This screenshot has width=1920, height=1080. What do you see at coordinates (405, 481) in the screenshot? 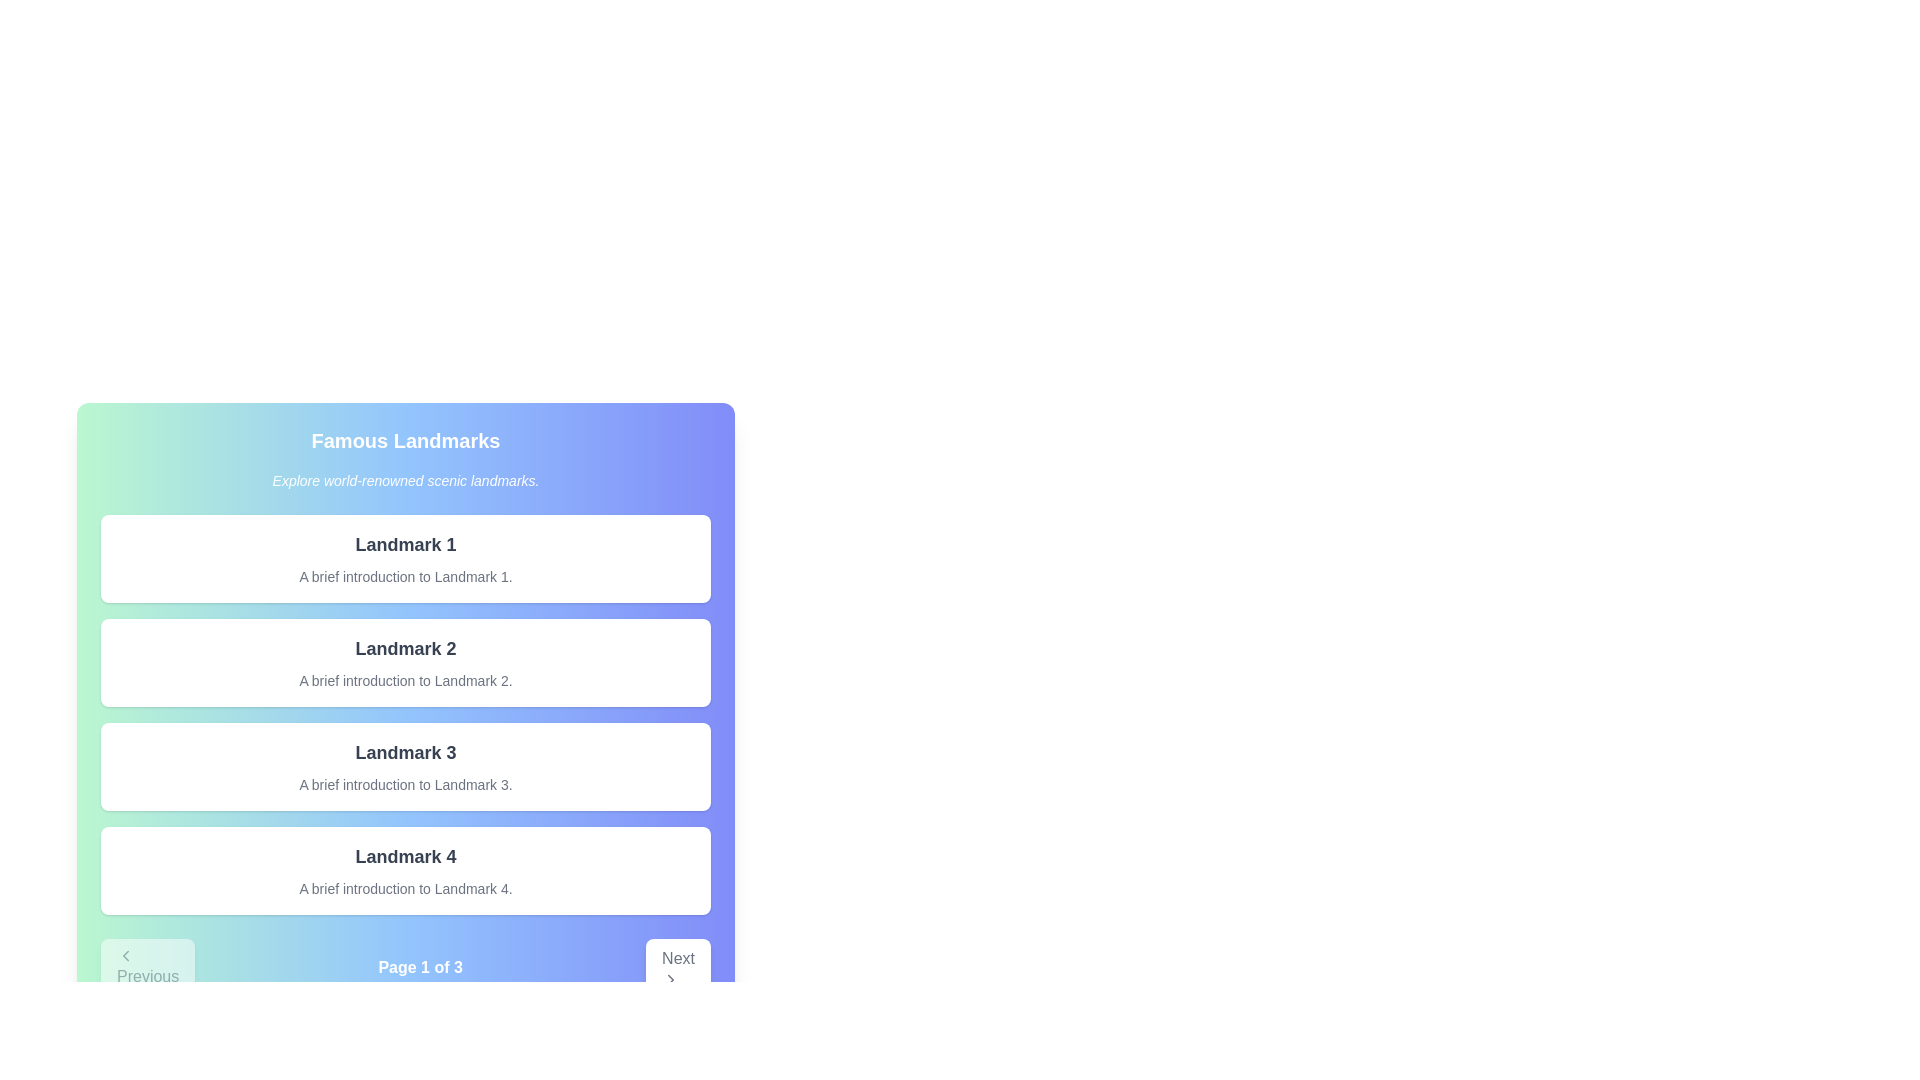
I see `the Text Label that provides an introductory phrase or tagline for the landmarks section, positioned below the title 'Famous Landmarks'` at bounding box center [405, 481].